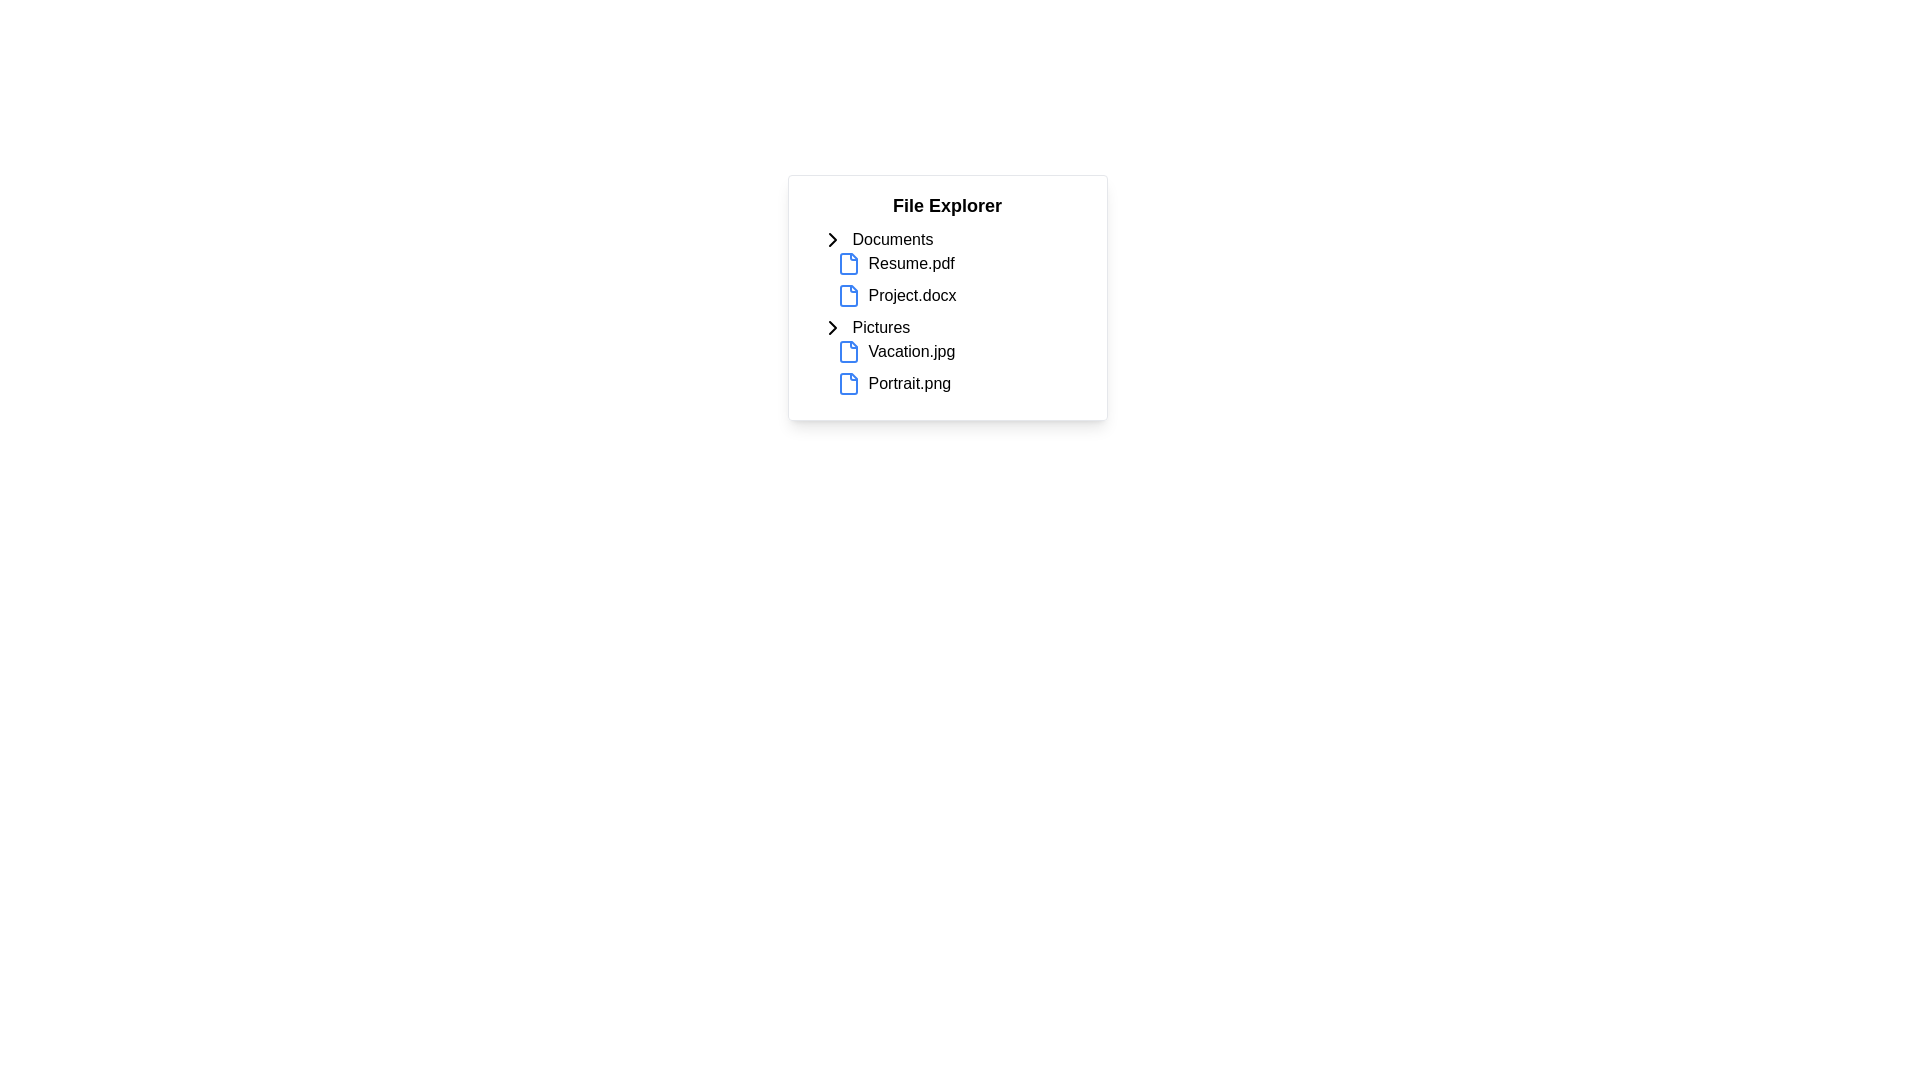 Image resolution: width=1920 pixels, height=1080 pixels. I want to click on the file entry labeled 'Portrait.png', so click(963, 384).